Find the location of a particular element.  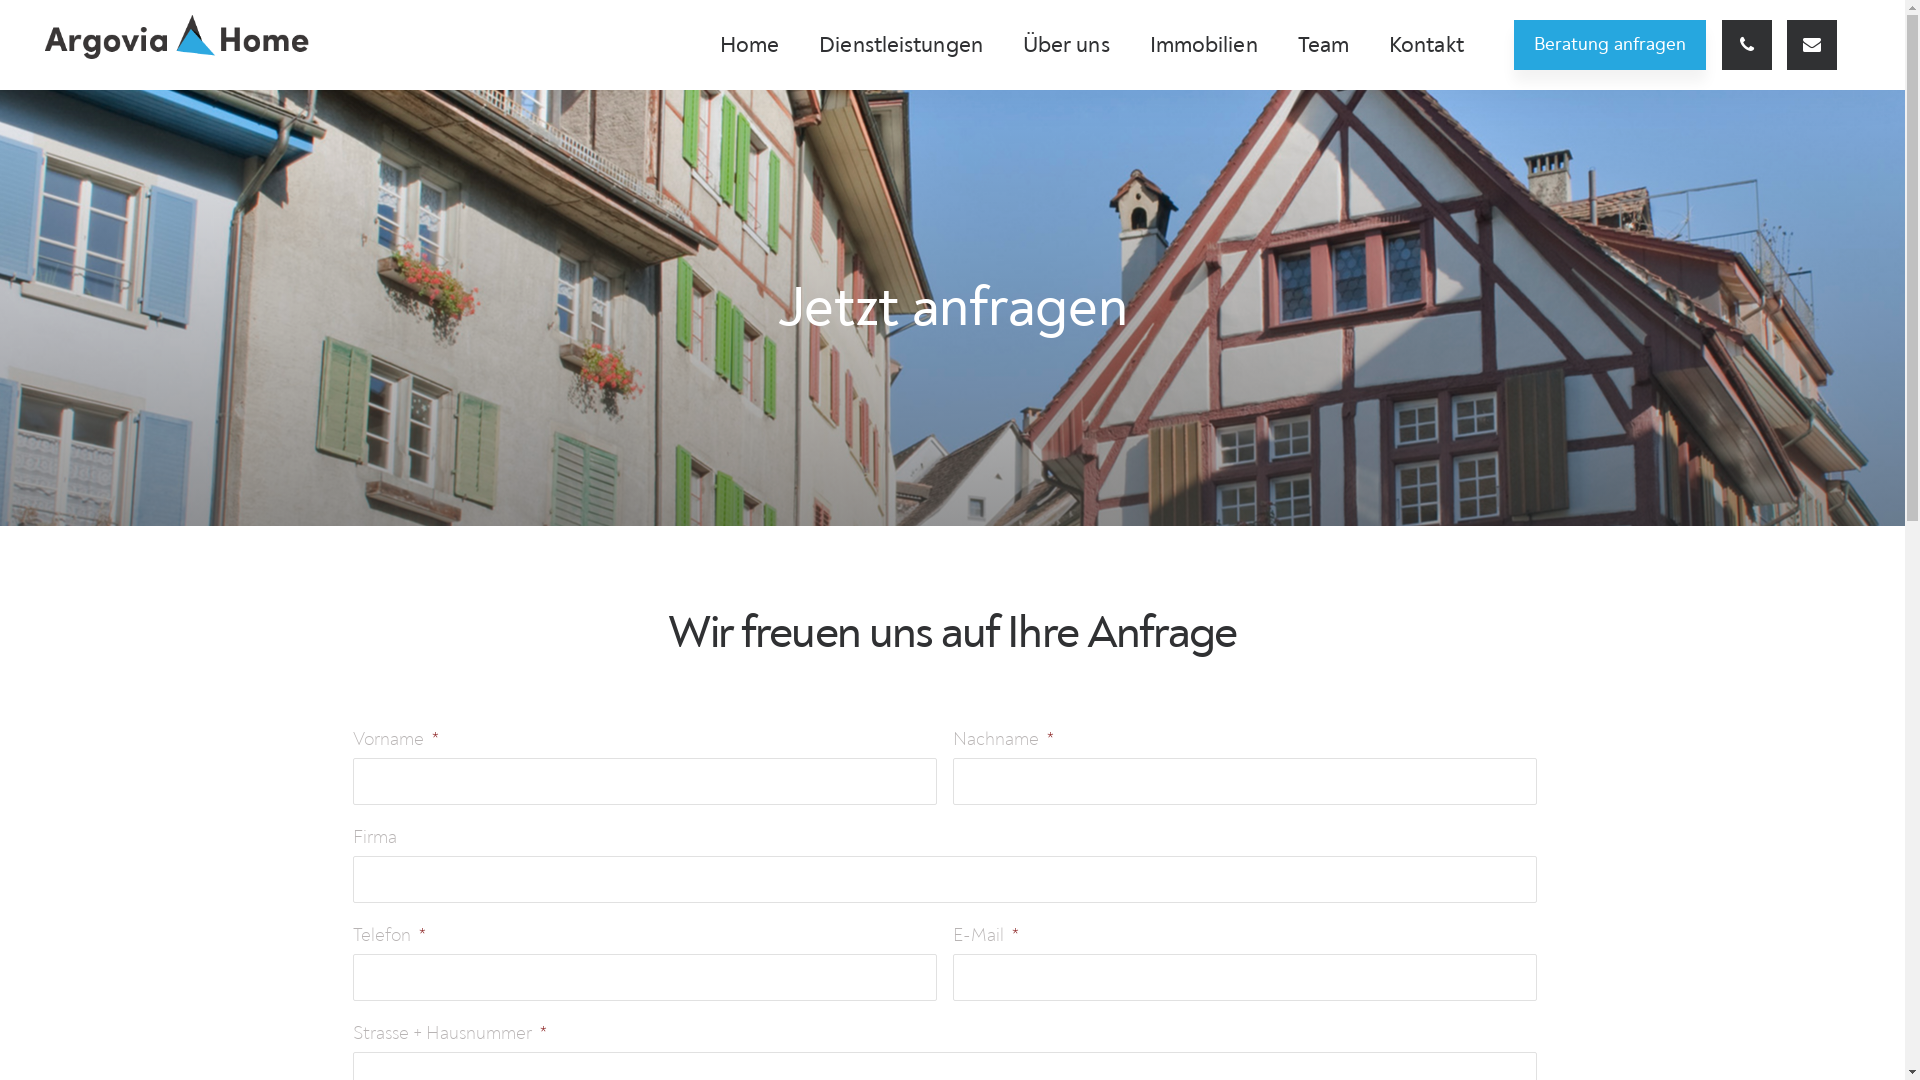

'Kontakt' is located at coordinates (1425, 45).